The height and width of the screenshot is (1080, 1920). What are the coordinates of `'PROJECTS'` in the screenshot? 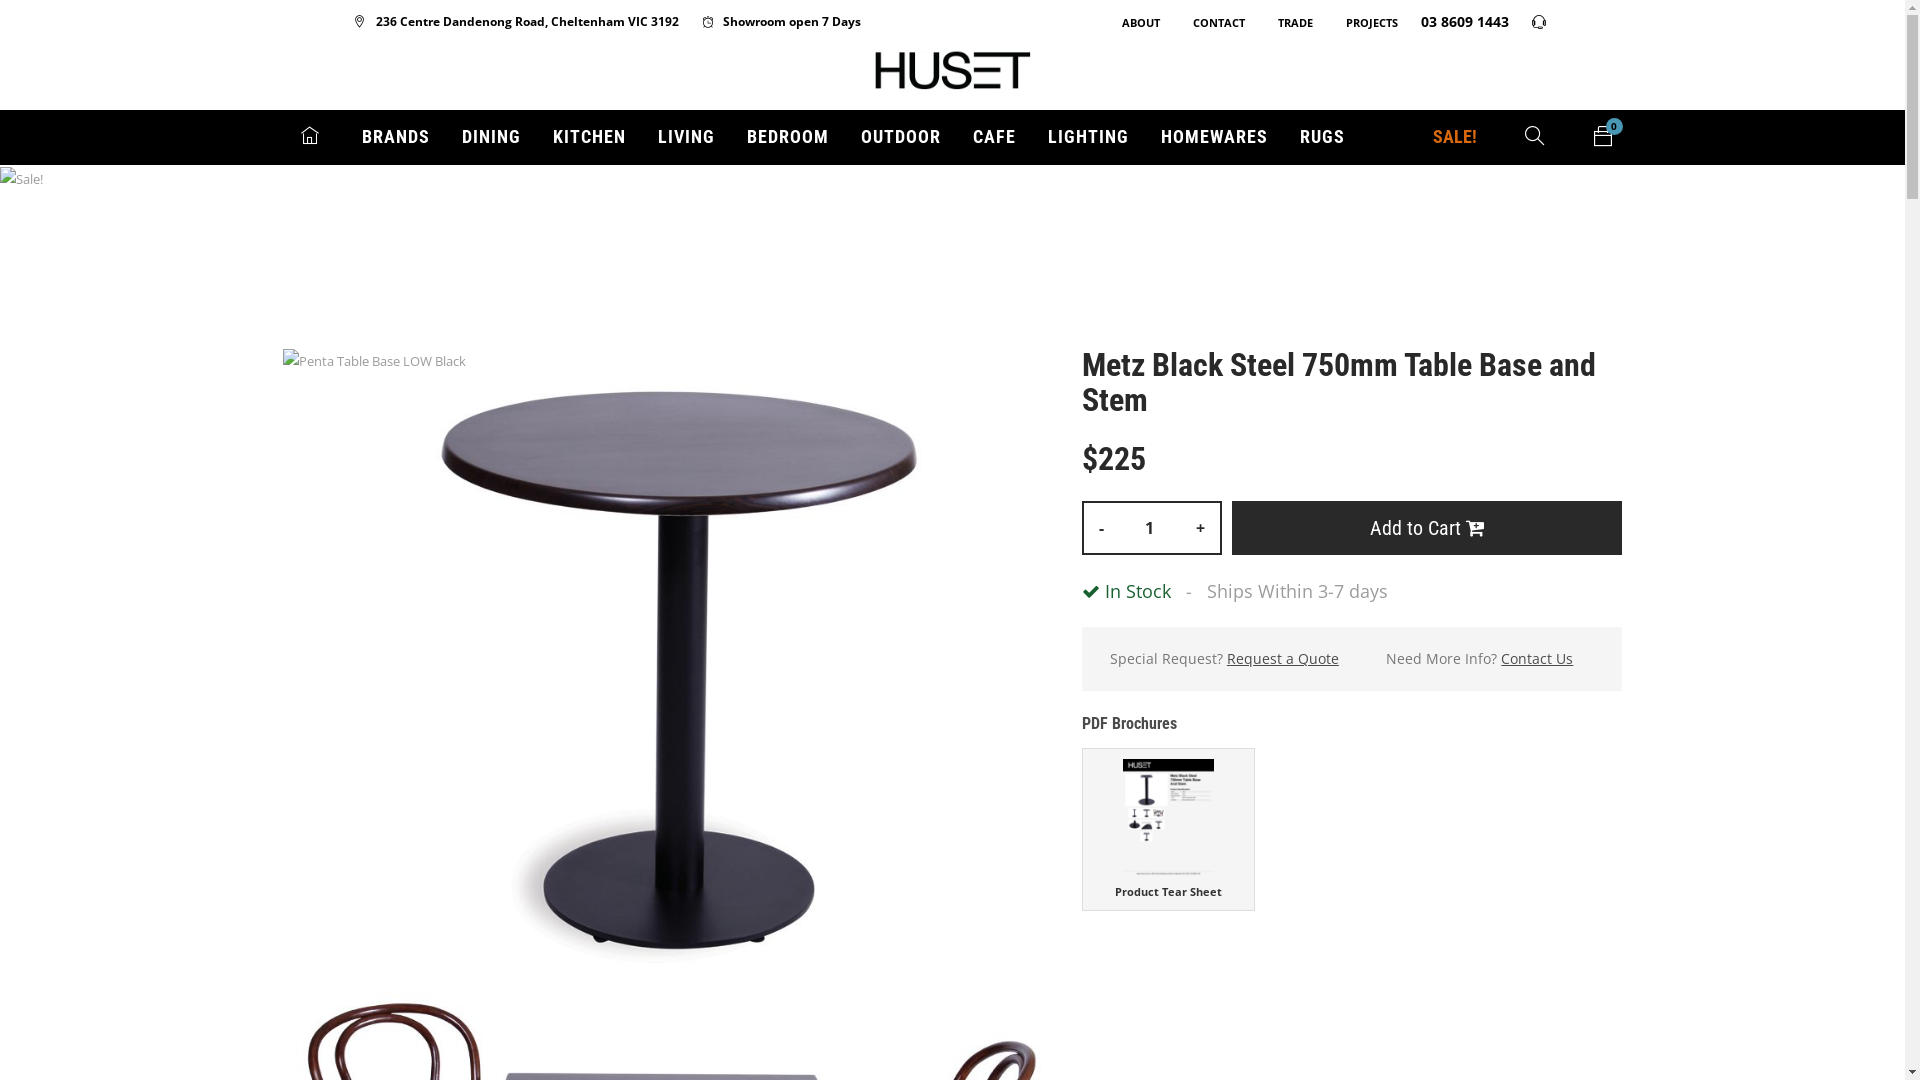 It's located at (1361, 22).